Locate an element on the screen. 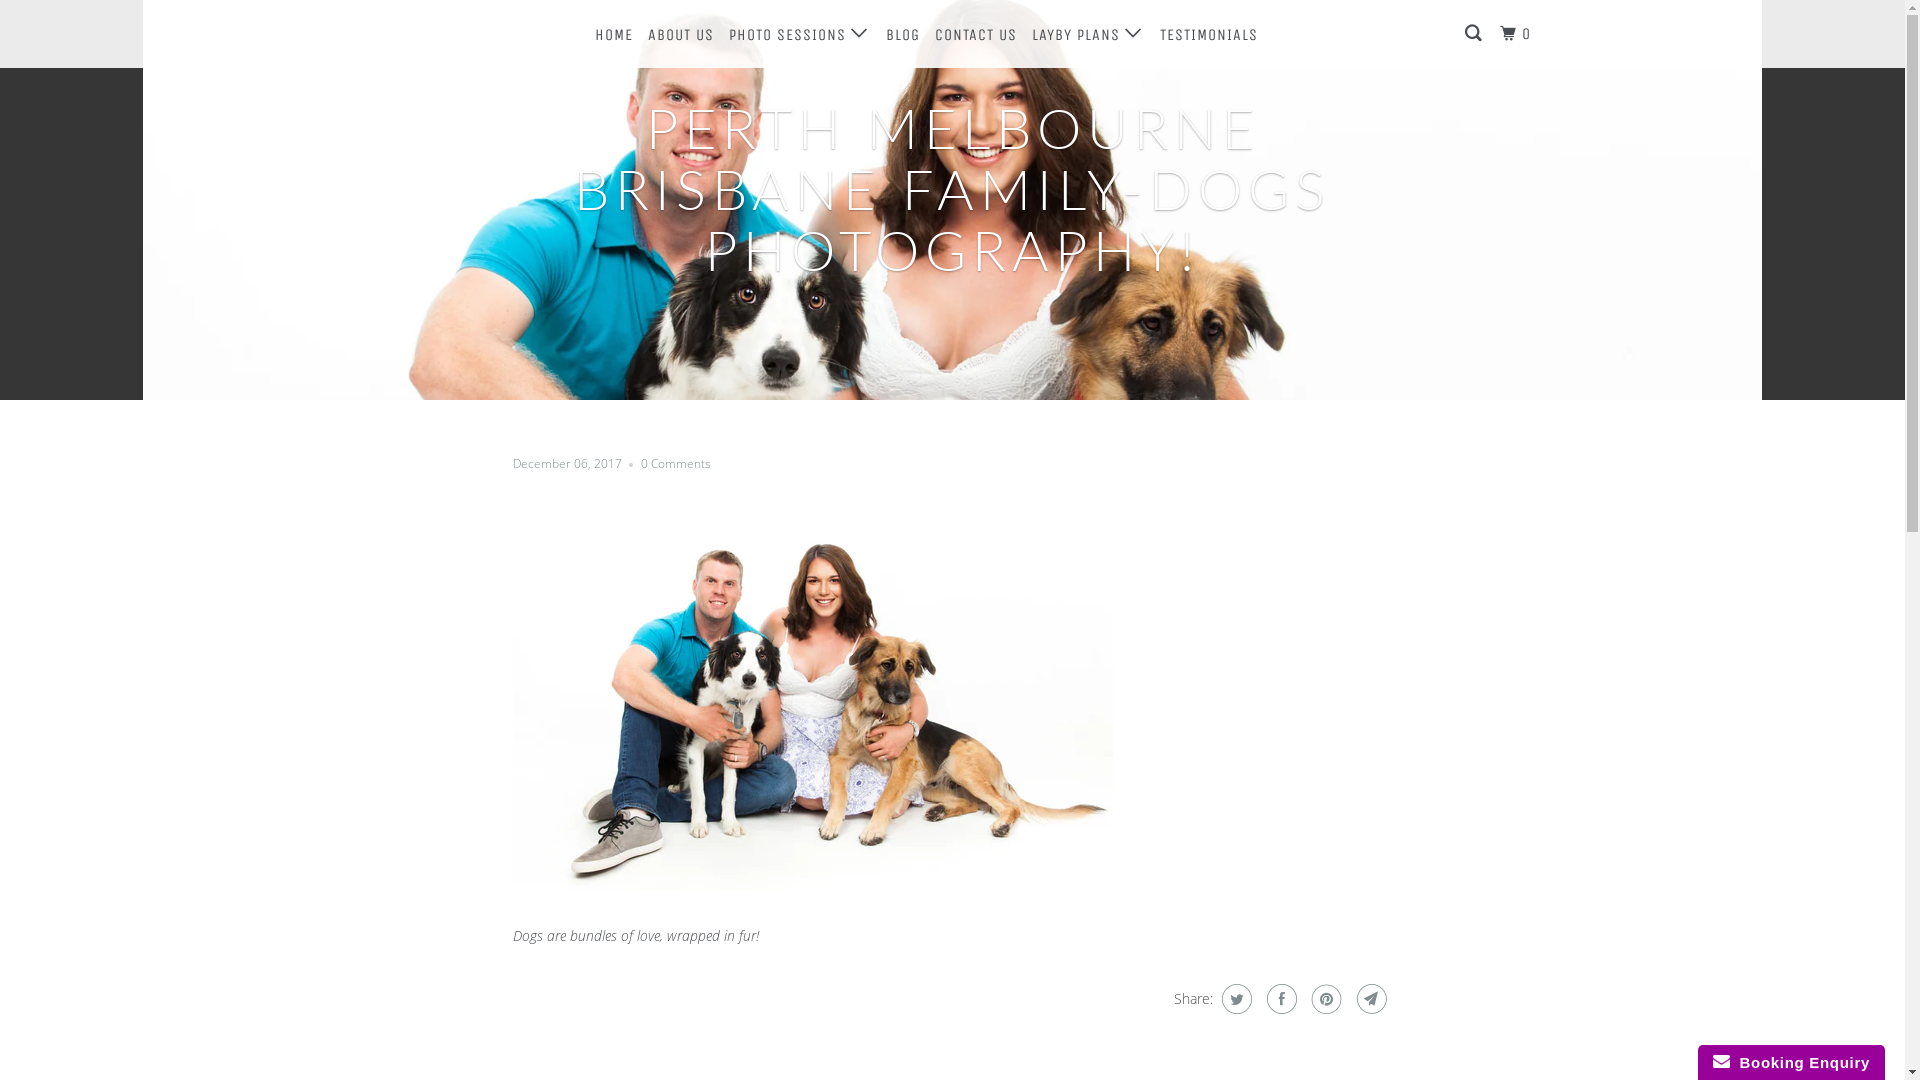 This screenshot has width=1920, height=1080. 'PHOTO SESSIONS' is located at coordinates (797, 34).